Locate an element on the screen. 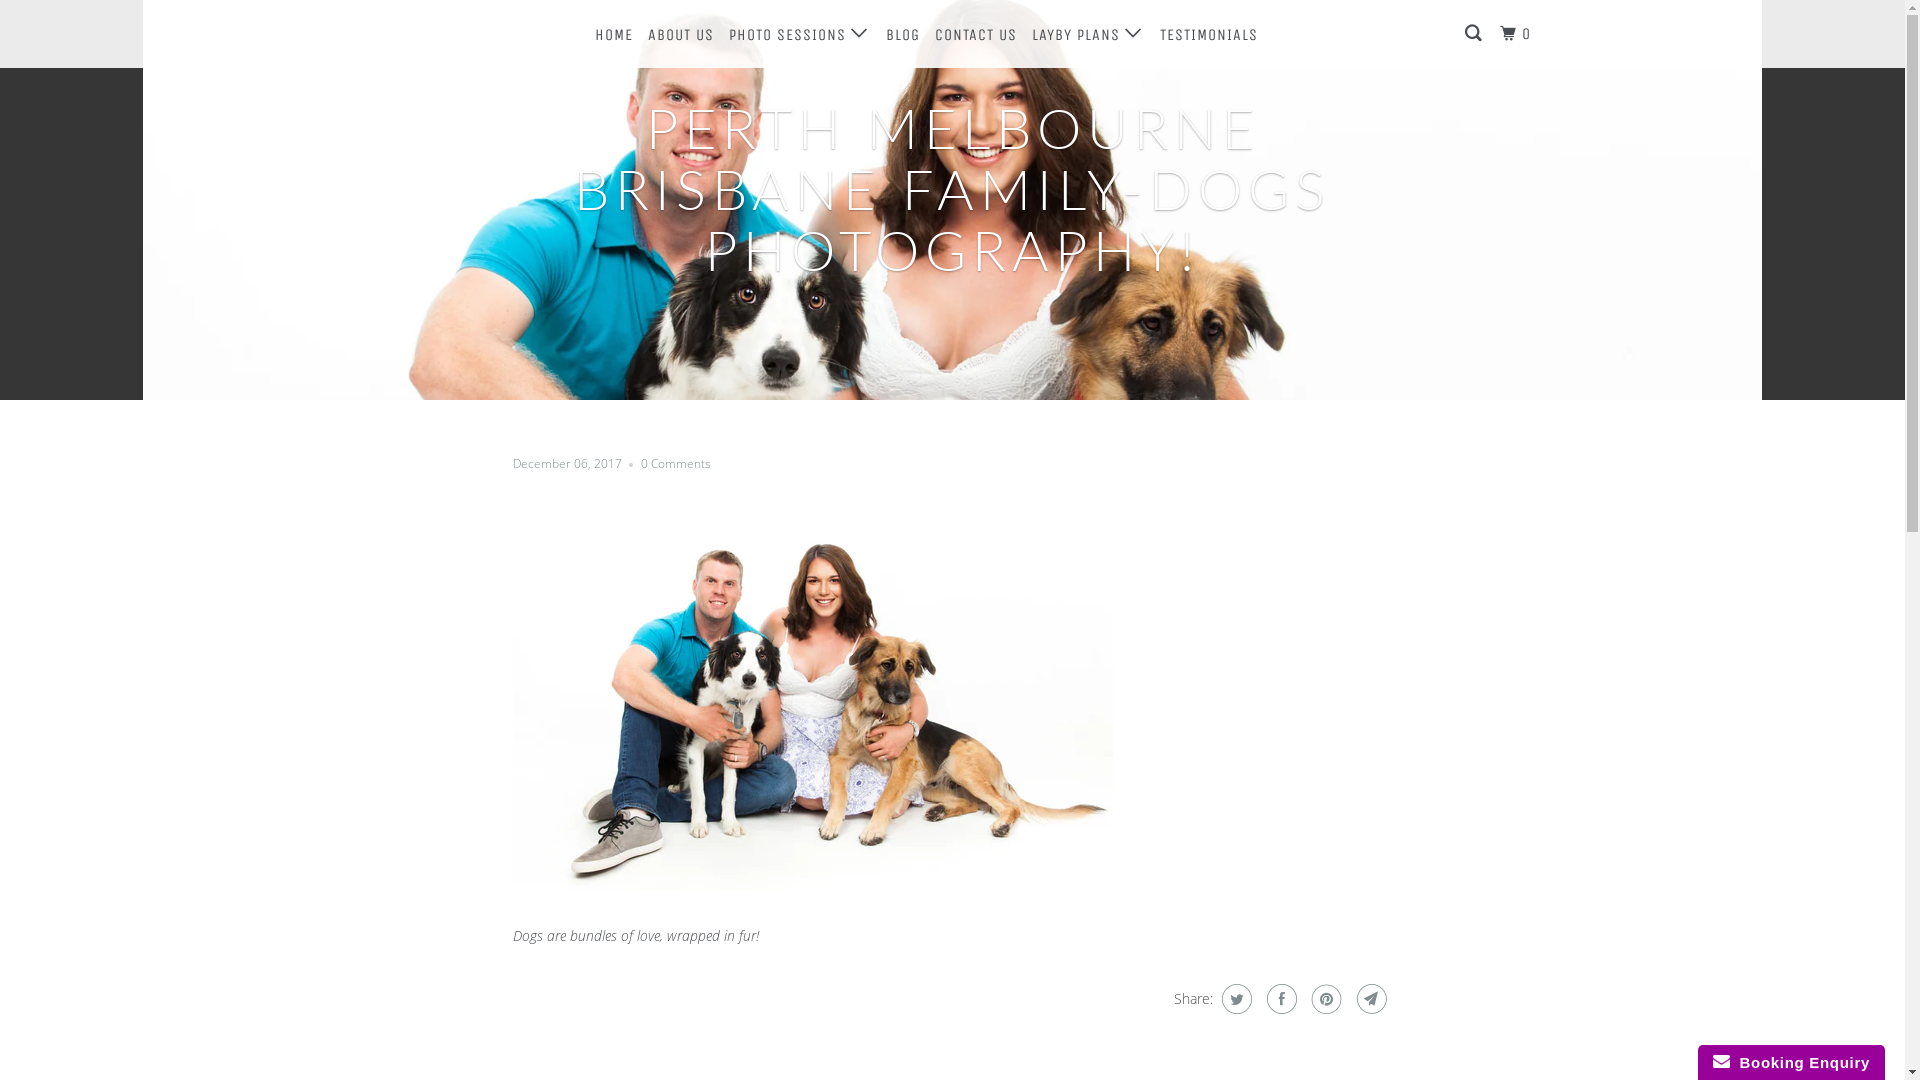 This screenshot has width=1920, height=1080. 'PHOTO SESSIONS' is located at coordinates (797, 34).